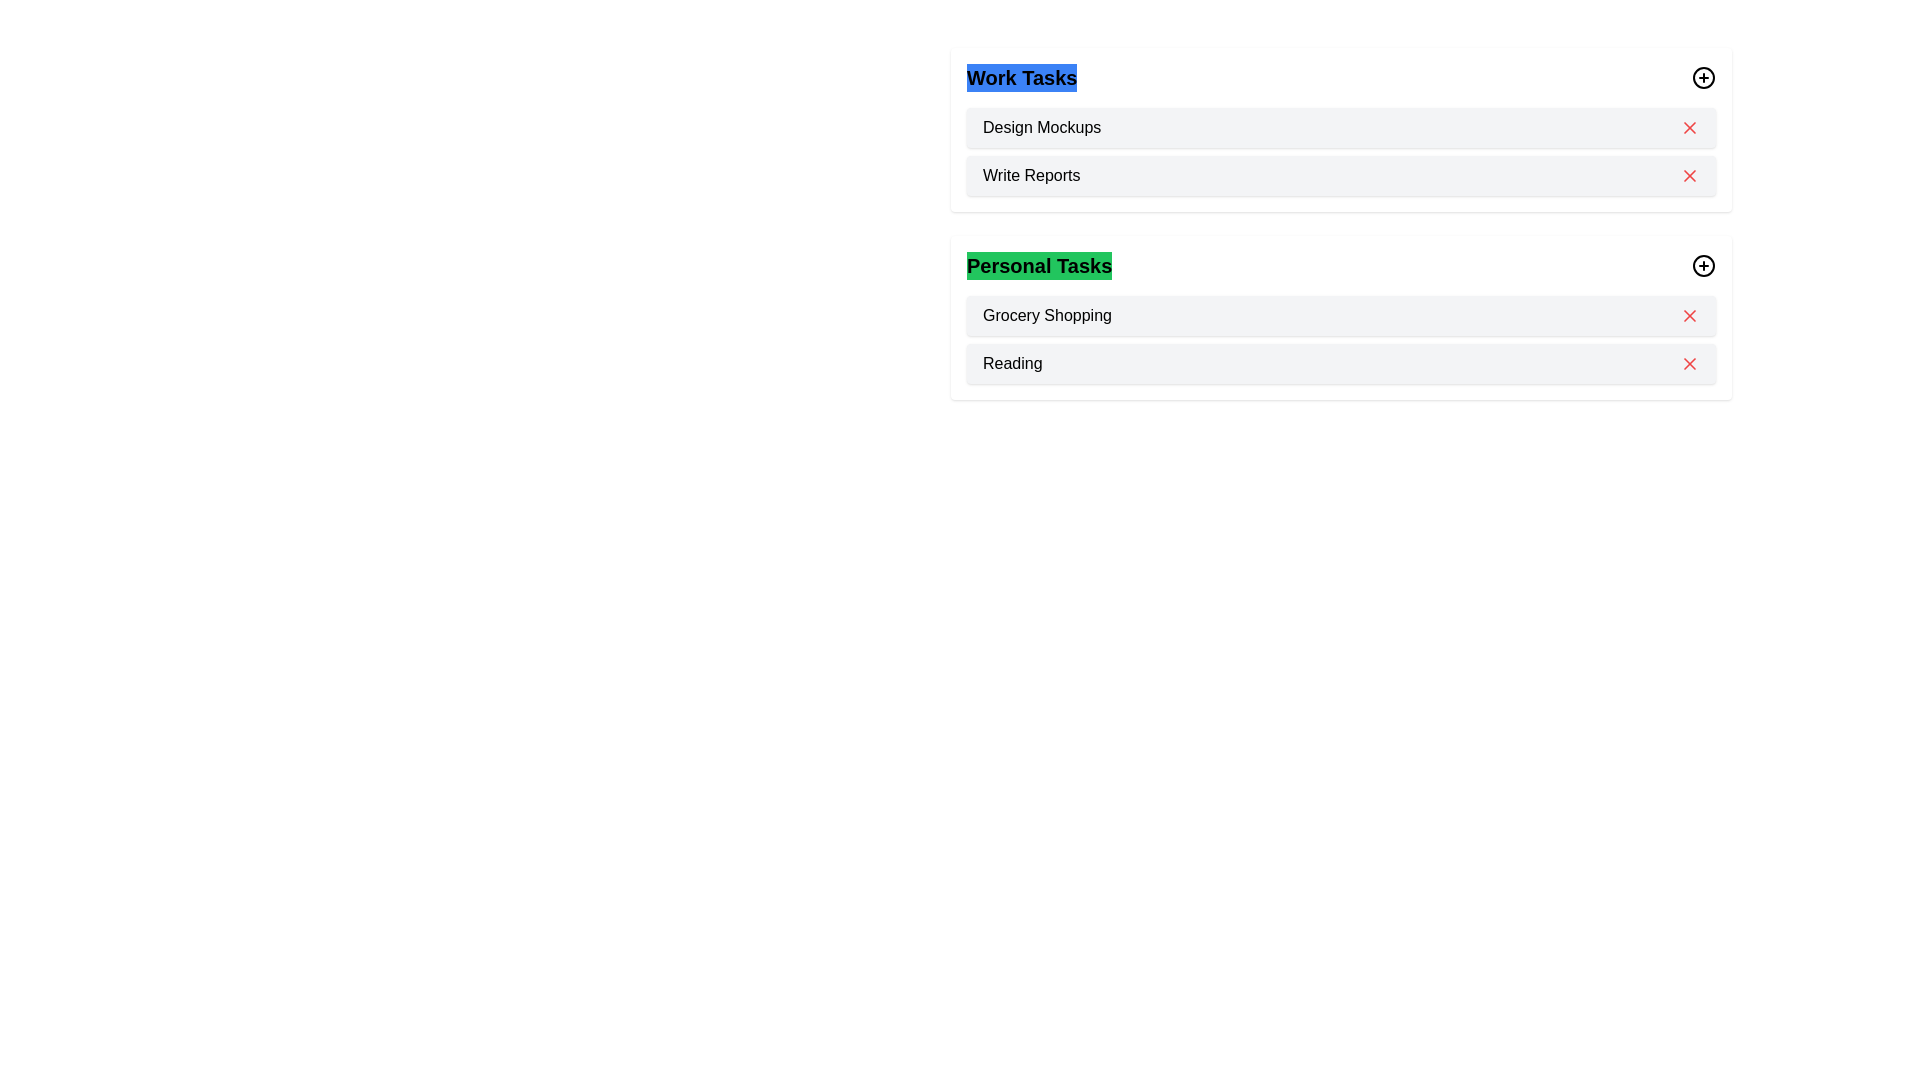 The height and width of the screenshot is (1080, 1920). What do you see at coordinates (1703, 76) in the screenshot?
I see `'+' icon next to the category Work to add a new task` at bounding box center [1703, 76].